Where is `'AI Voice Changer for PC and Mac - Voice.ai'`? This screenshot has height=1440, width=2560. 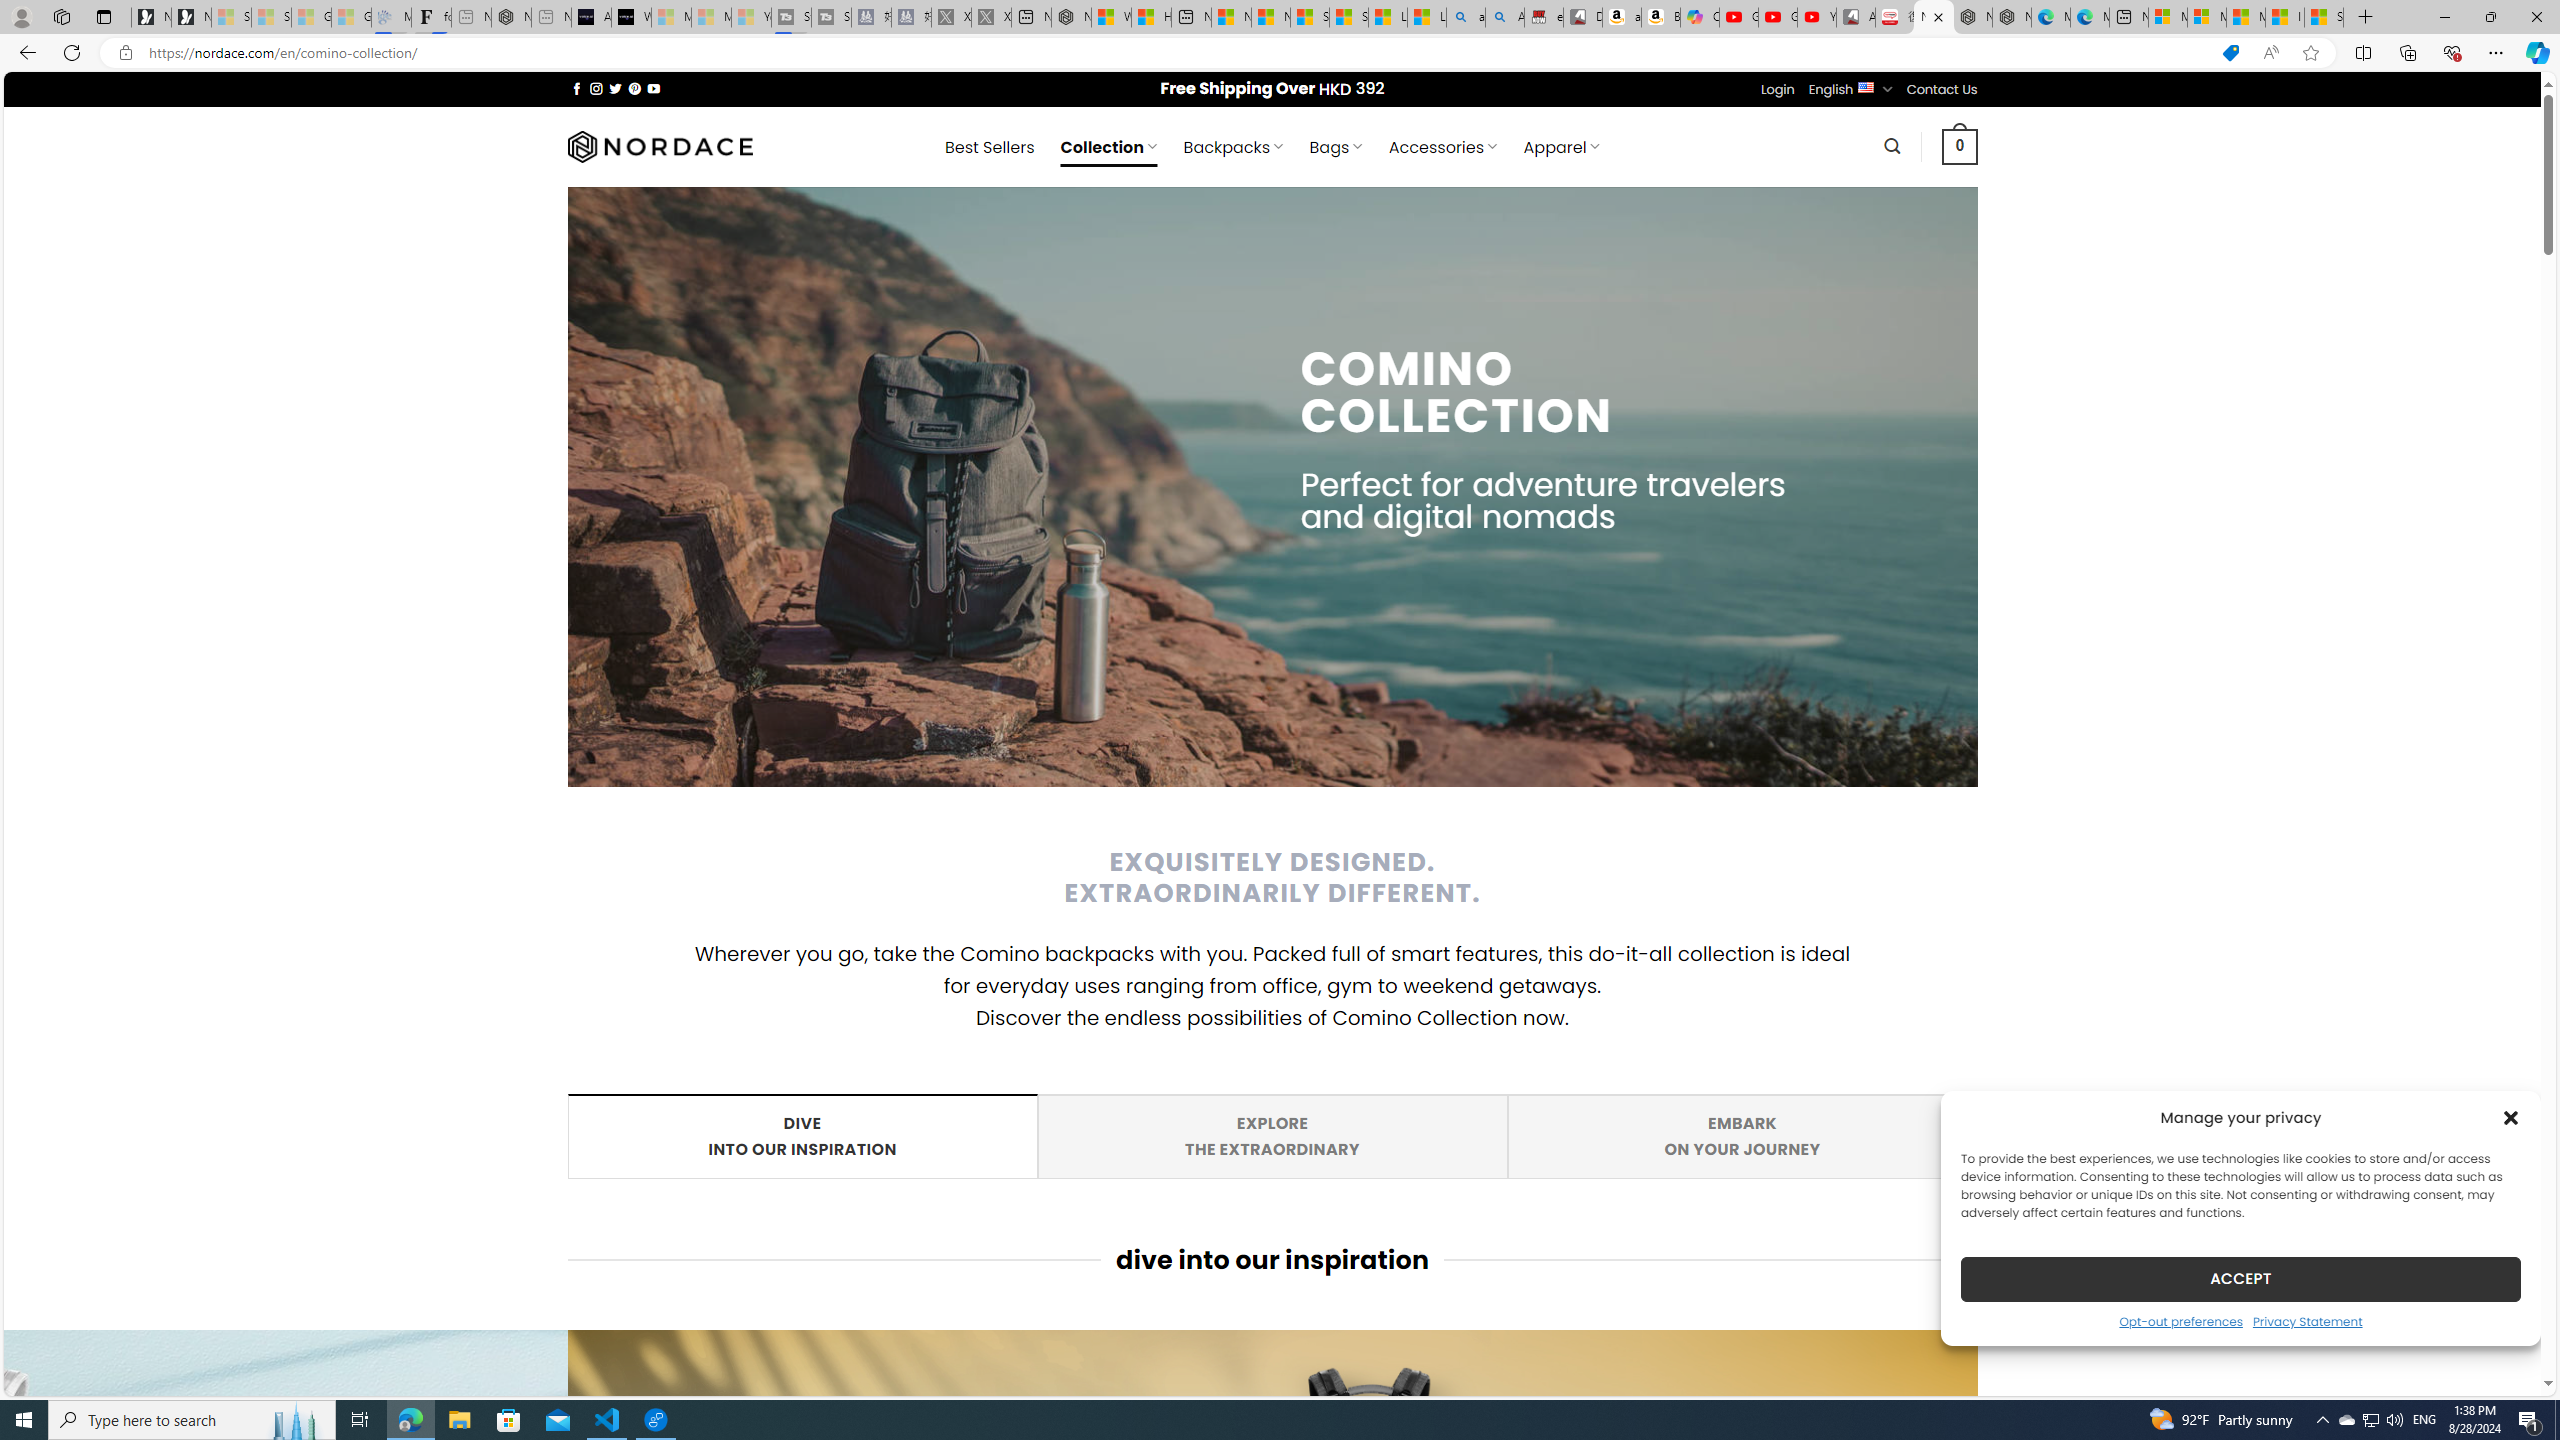
'AI Voice Changer for PC and Mac - Voice.ai' is located at coordinates (591, 16).